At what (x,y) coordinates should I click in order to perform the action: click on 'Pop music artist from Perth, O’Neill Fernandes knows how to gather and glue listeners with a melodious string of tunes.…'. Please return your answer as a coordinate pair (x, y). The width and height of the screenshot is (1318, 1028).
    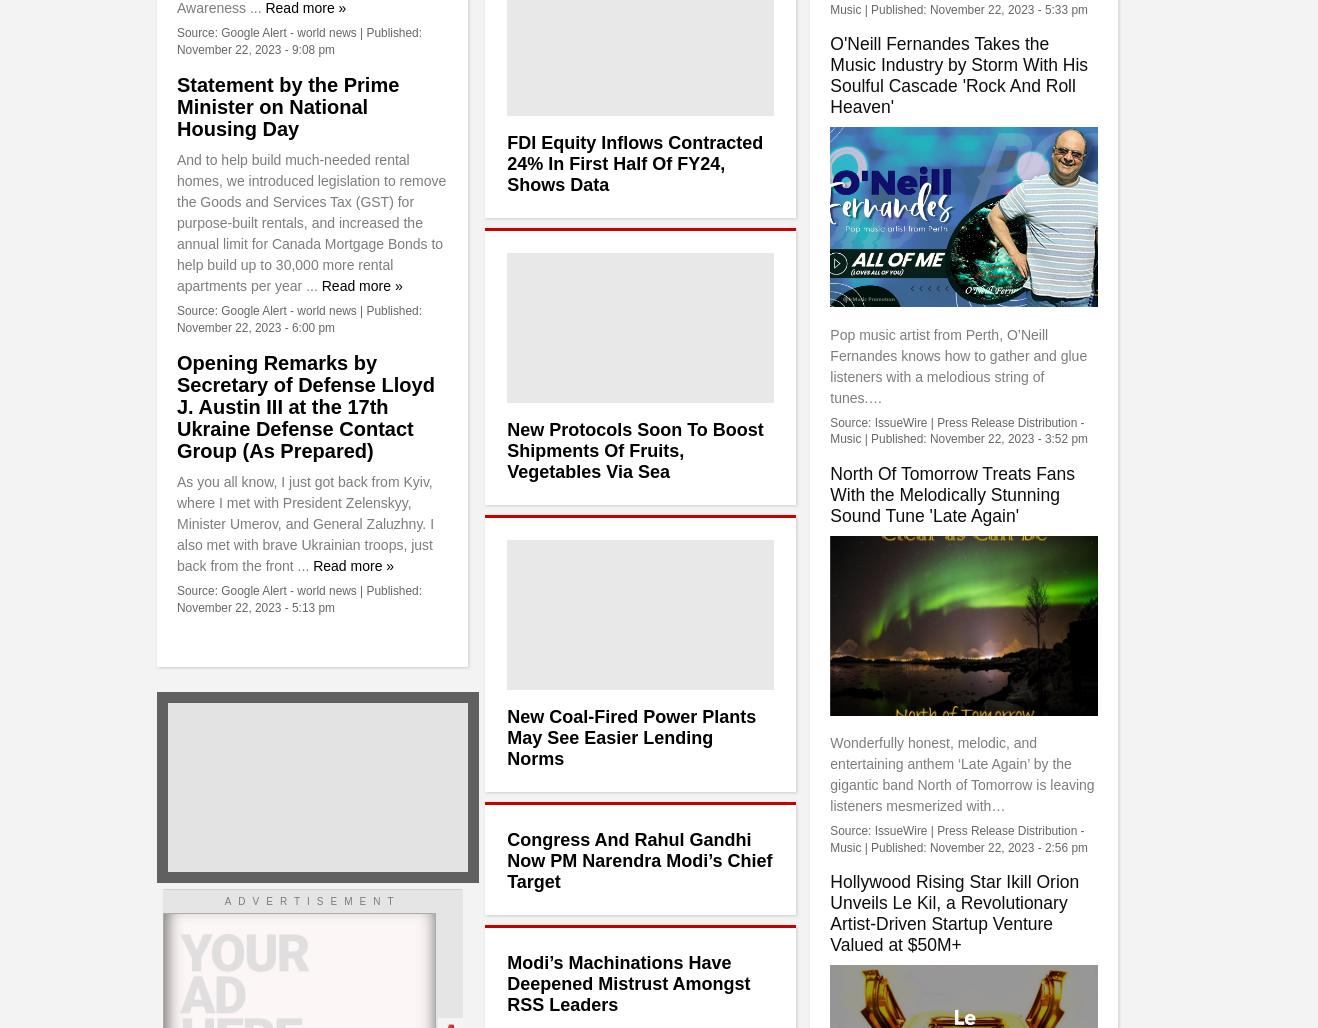
    Looking at the image, I should click on (957, 364).